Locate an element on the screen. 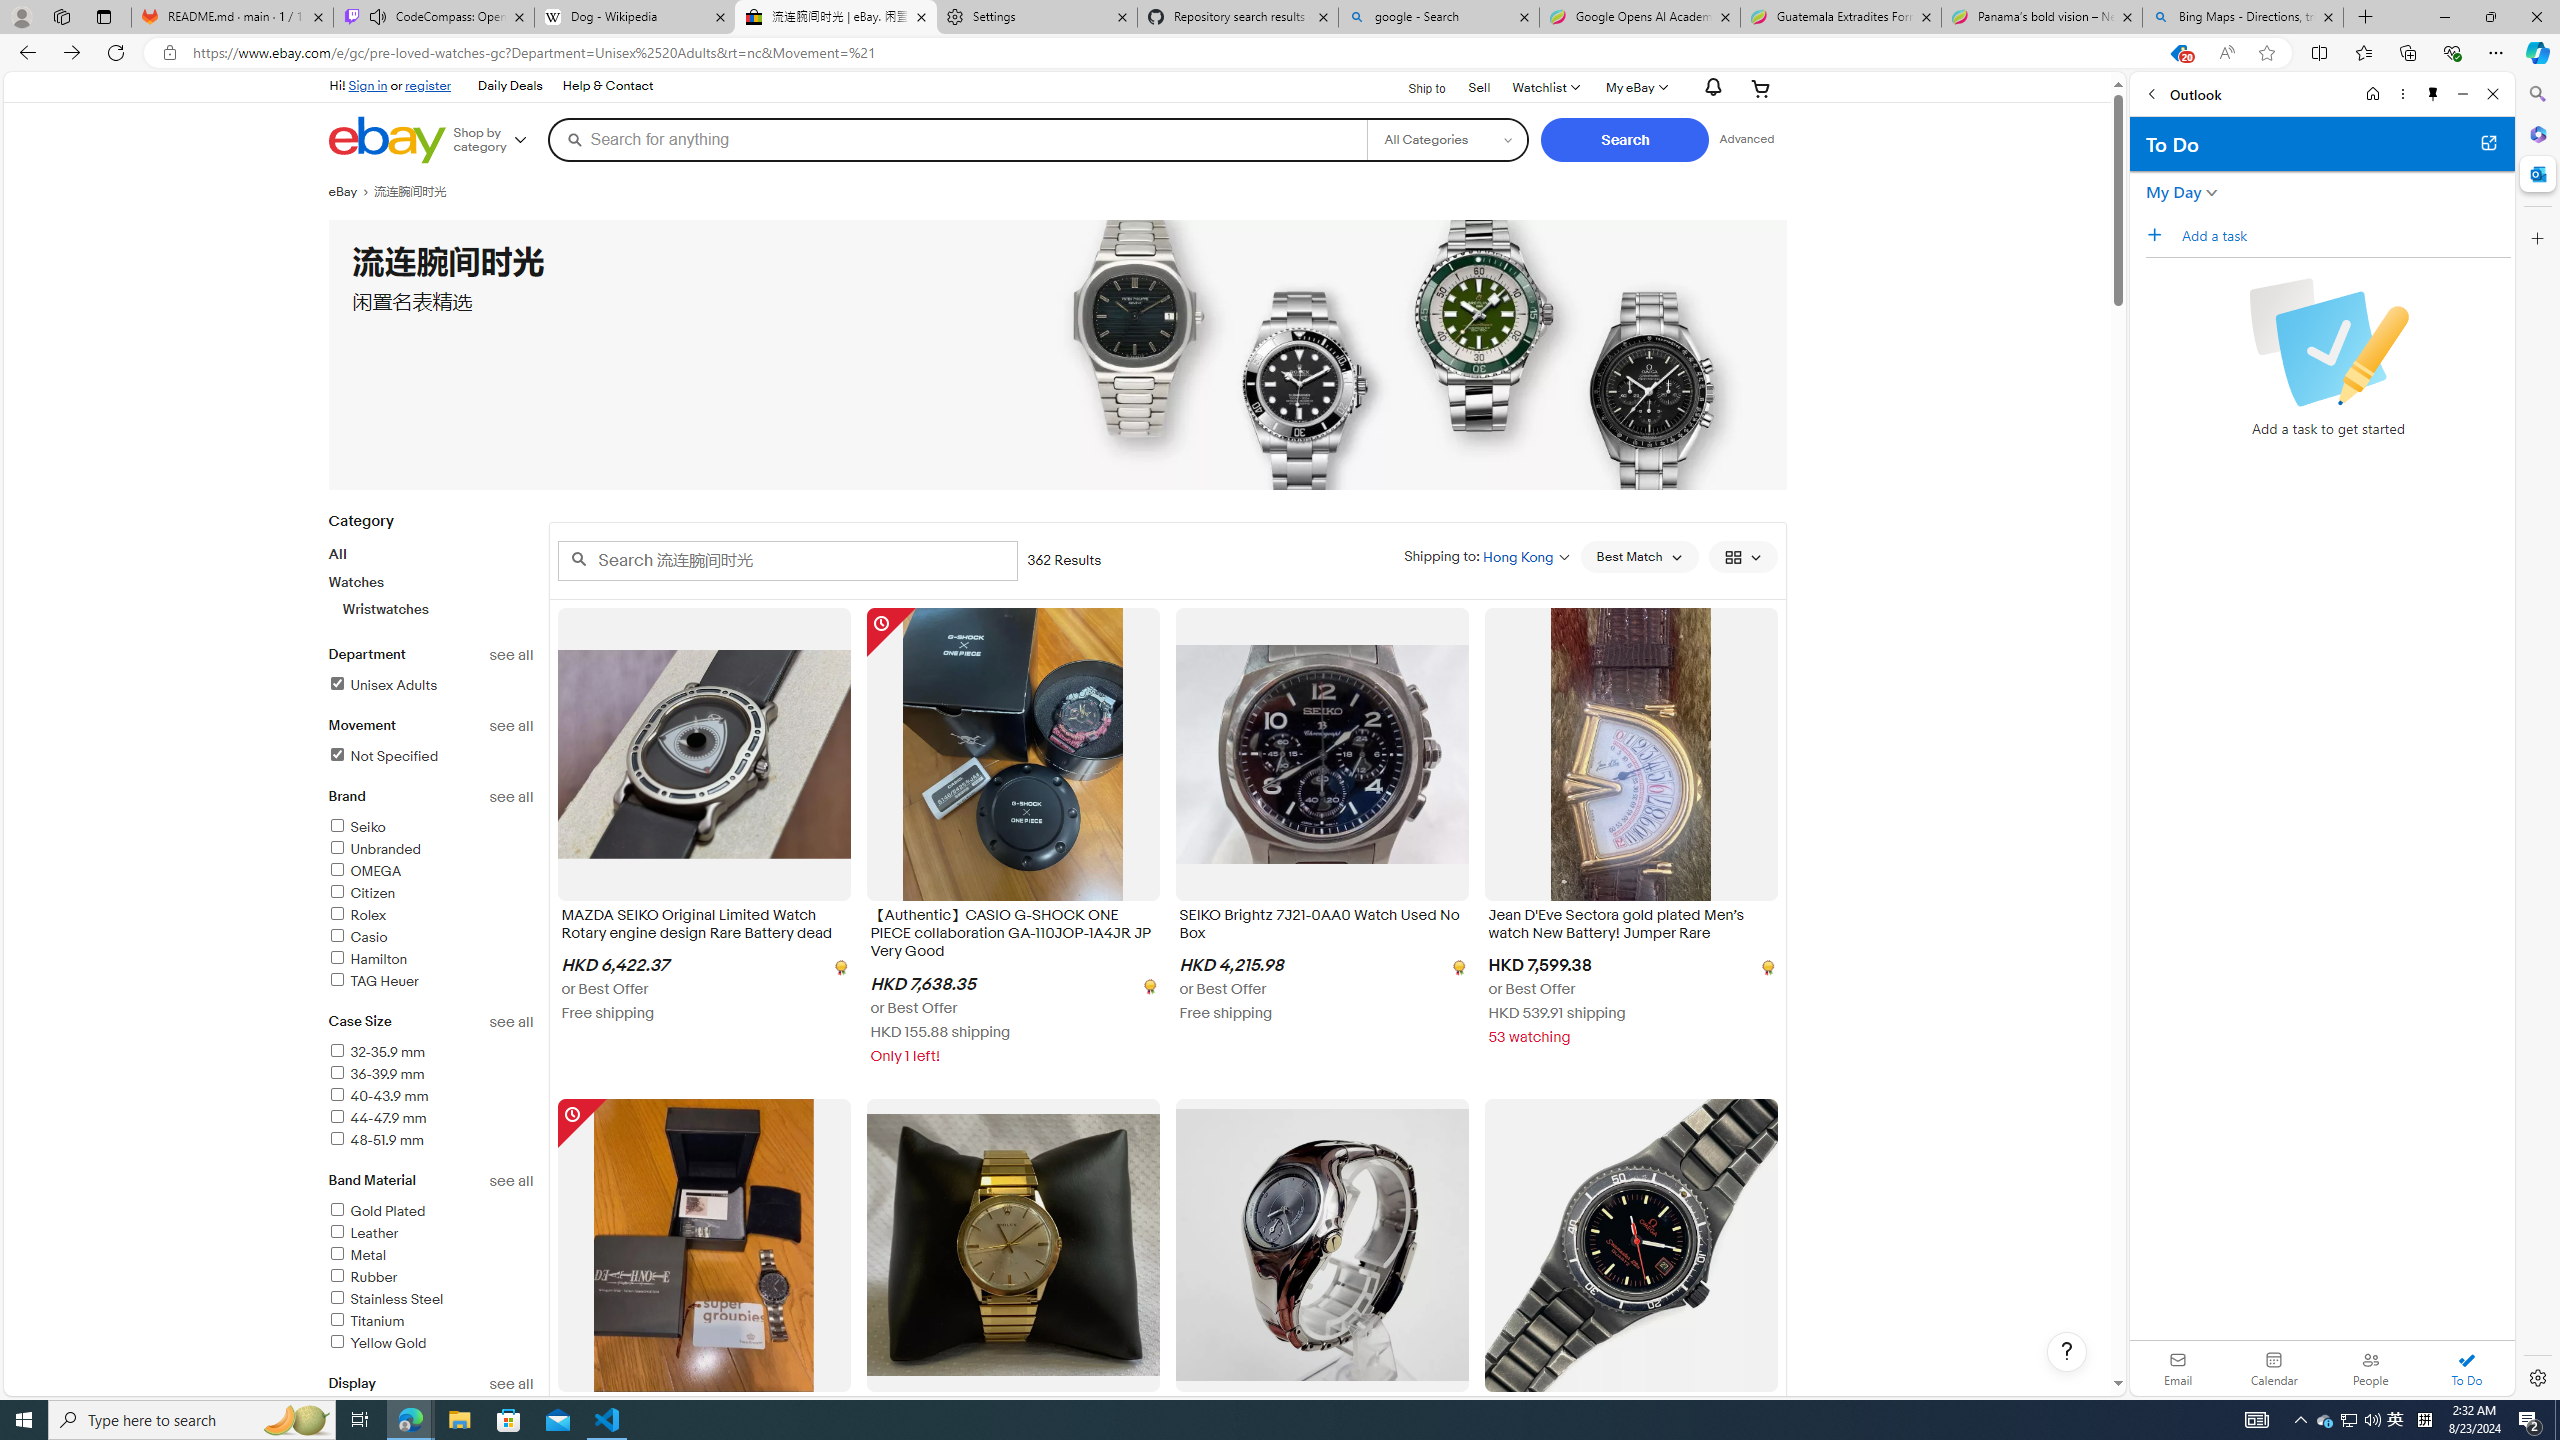 The height and width of the screenshot is (1440, 2560). 'Search for anything' is located at coordinates (957, 138).